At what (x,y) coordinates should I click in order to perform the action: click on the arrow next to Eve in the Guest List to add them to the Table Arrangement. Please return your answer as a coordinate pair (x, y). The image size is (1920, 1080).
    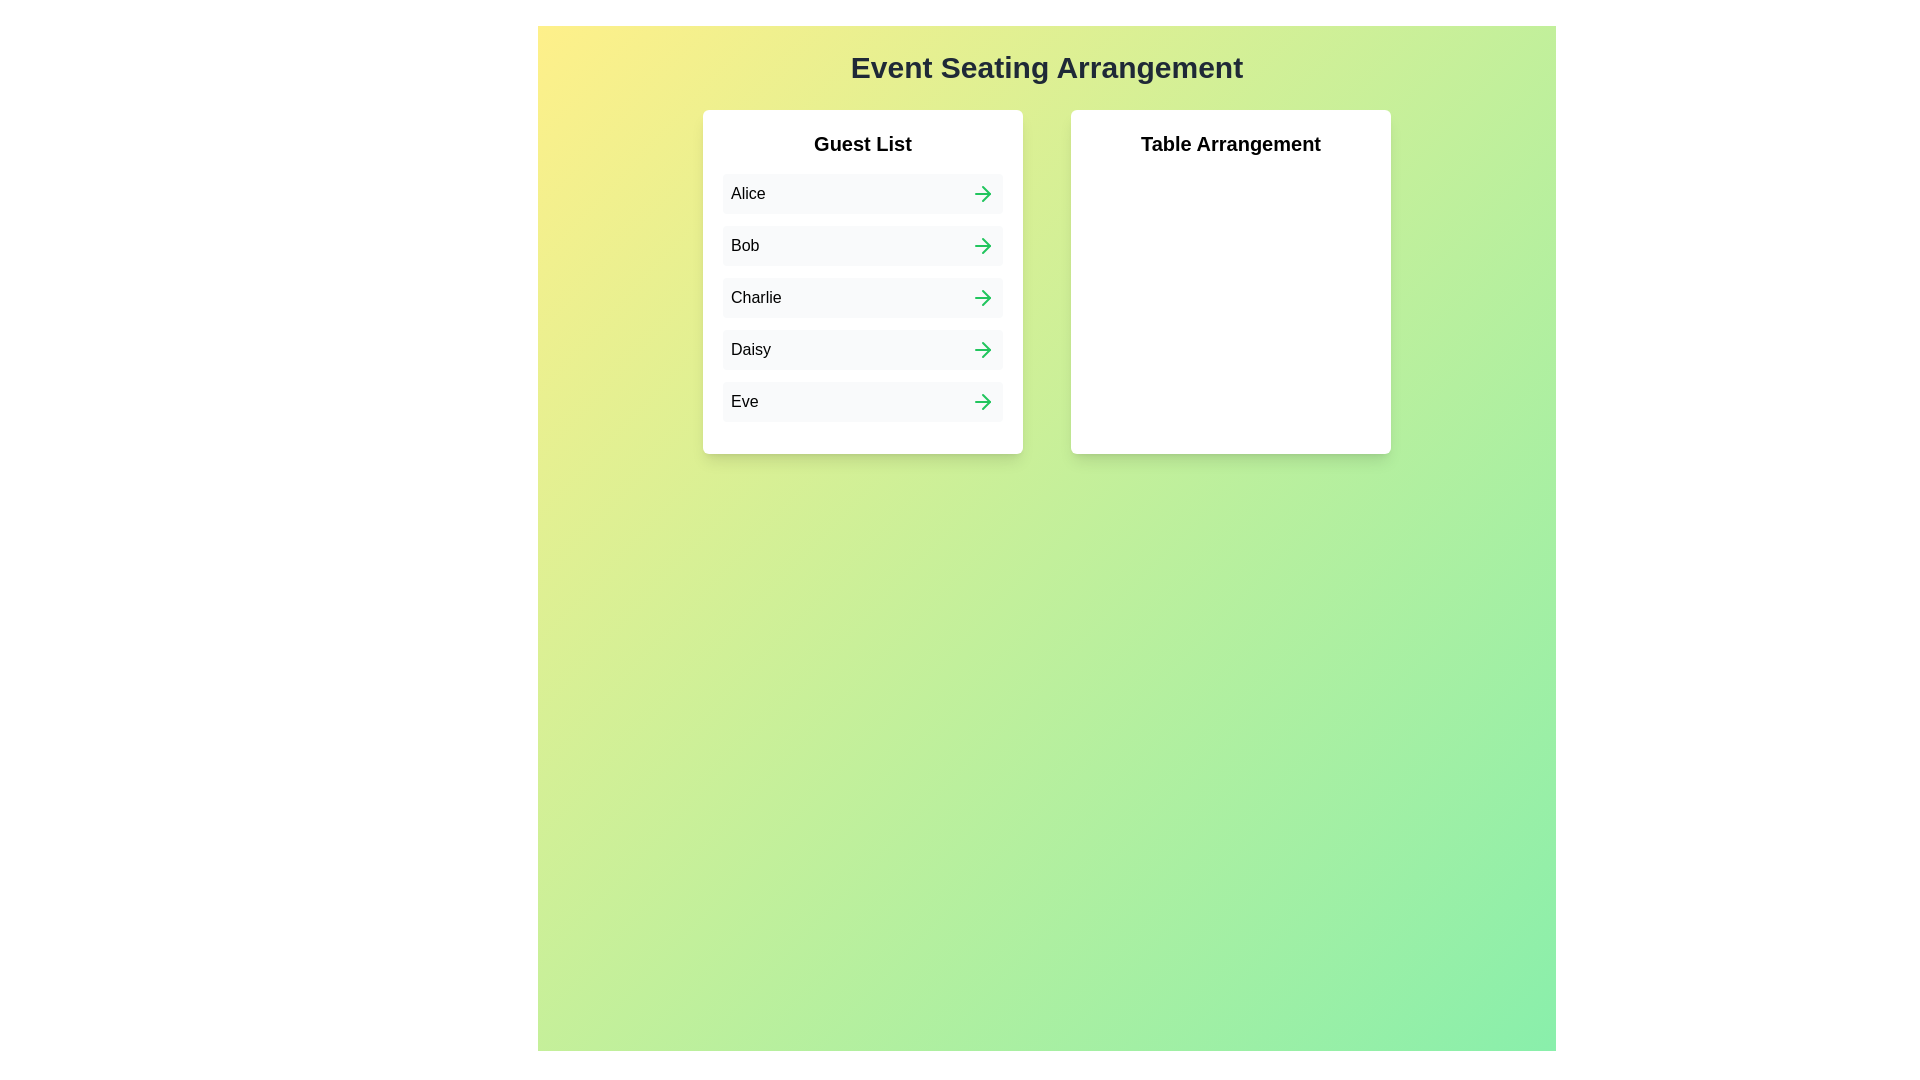
    Looking at the image, I should click on (983, 401).